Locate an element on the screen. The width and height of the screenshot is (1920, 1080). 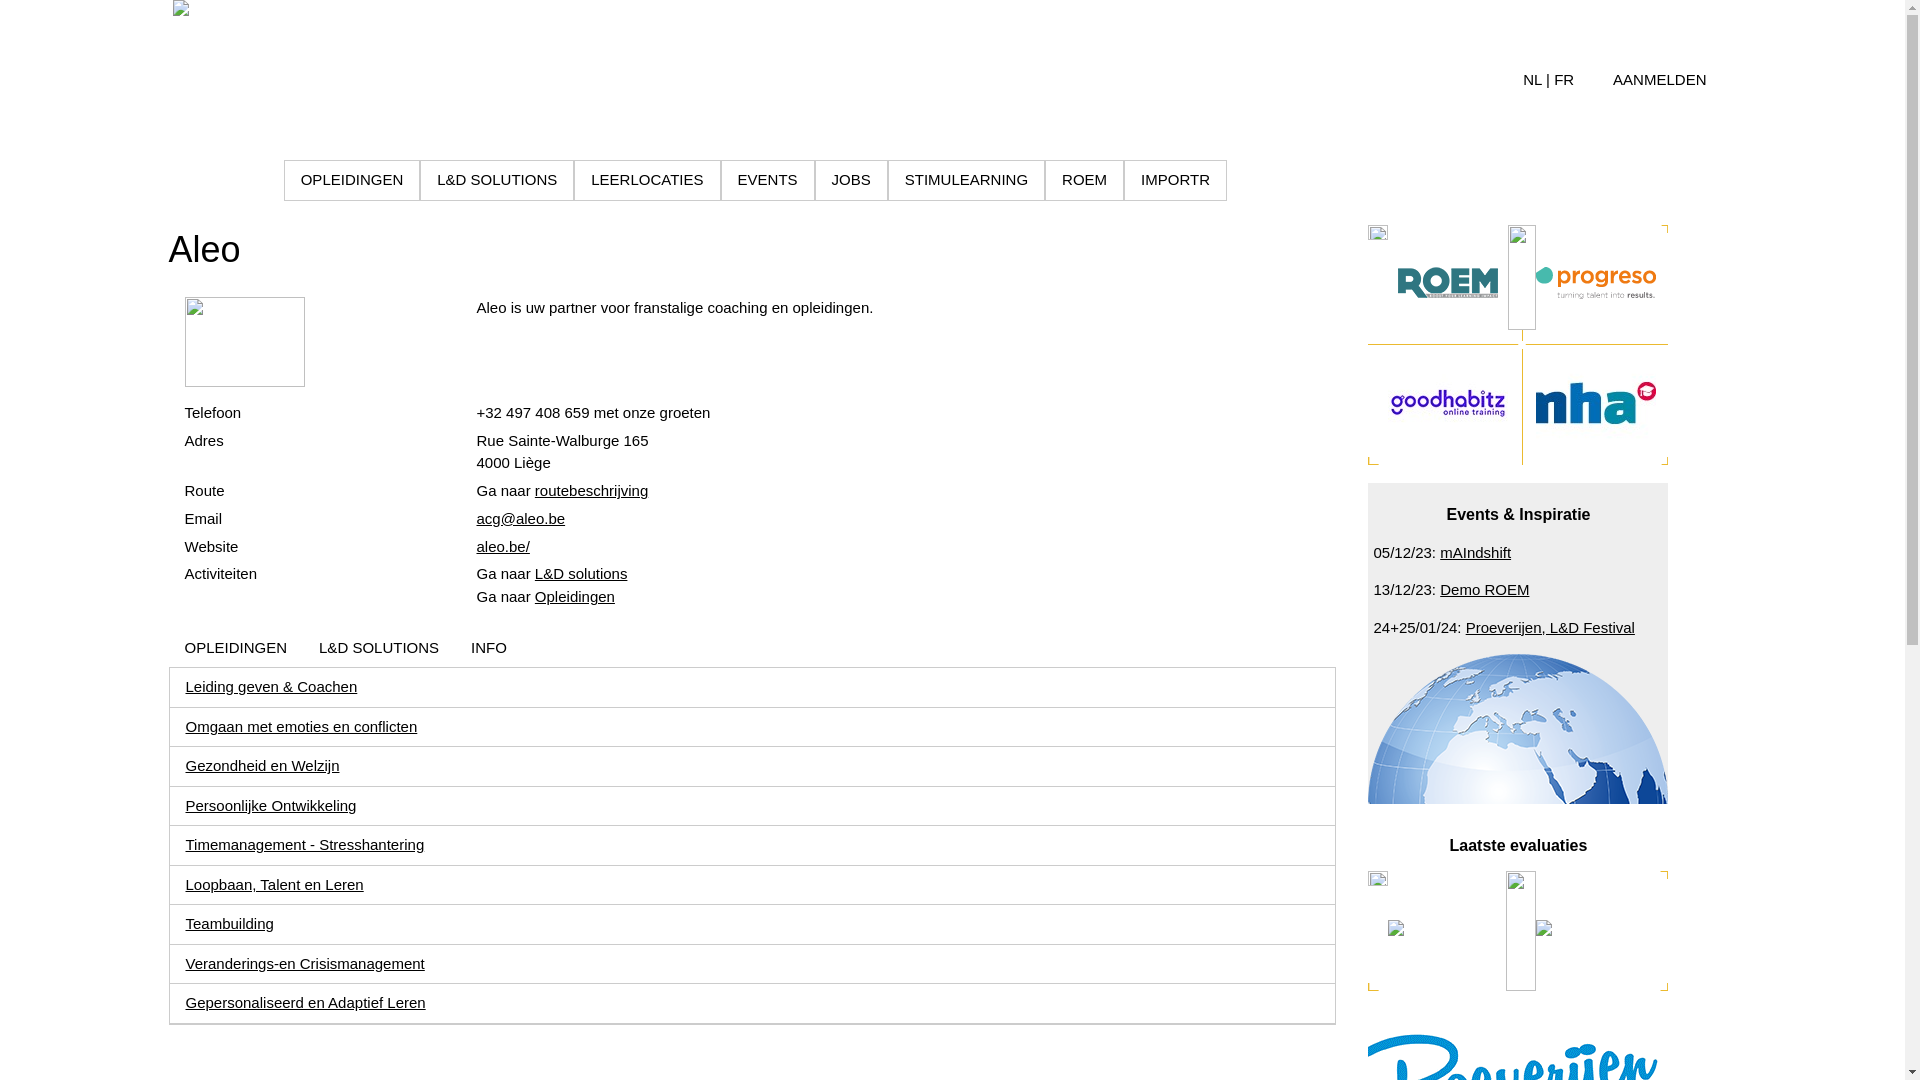
'Demo ROEM' is located at coordinates (1484, 588).